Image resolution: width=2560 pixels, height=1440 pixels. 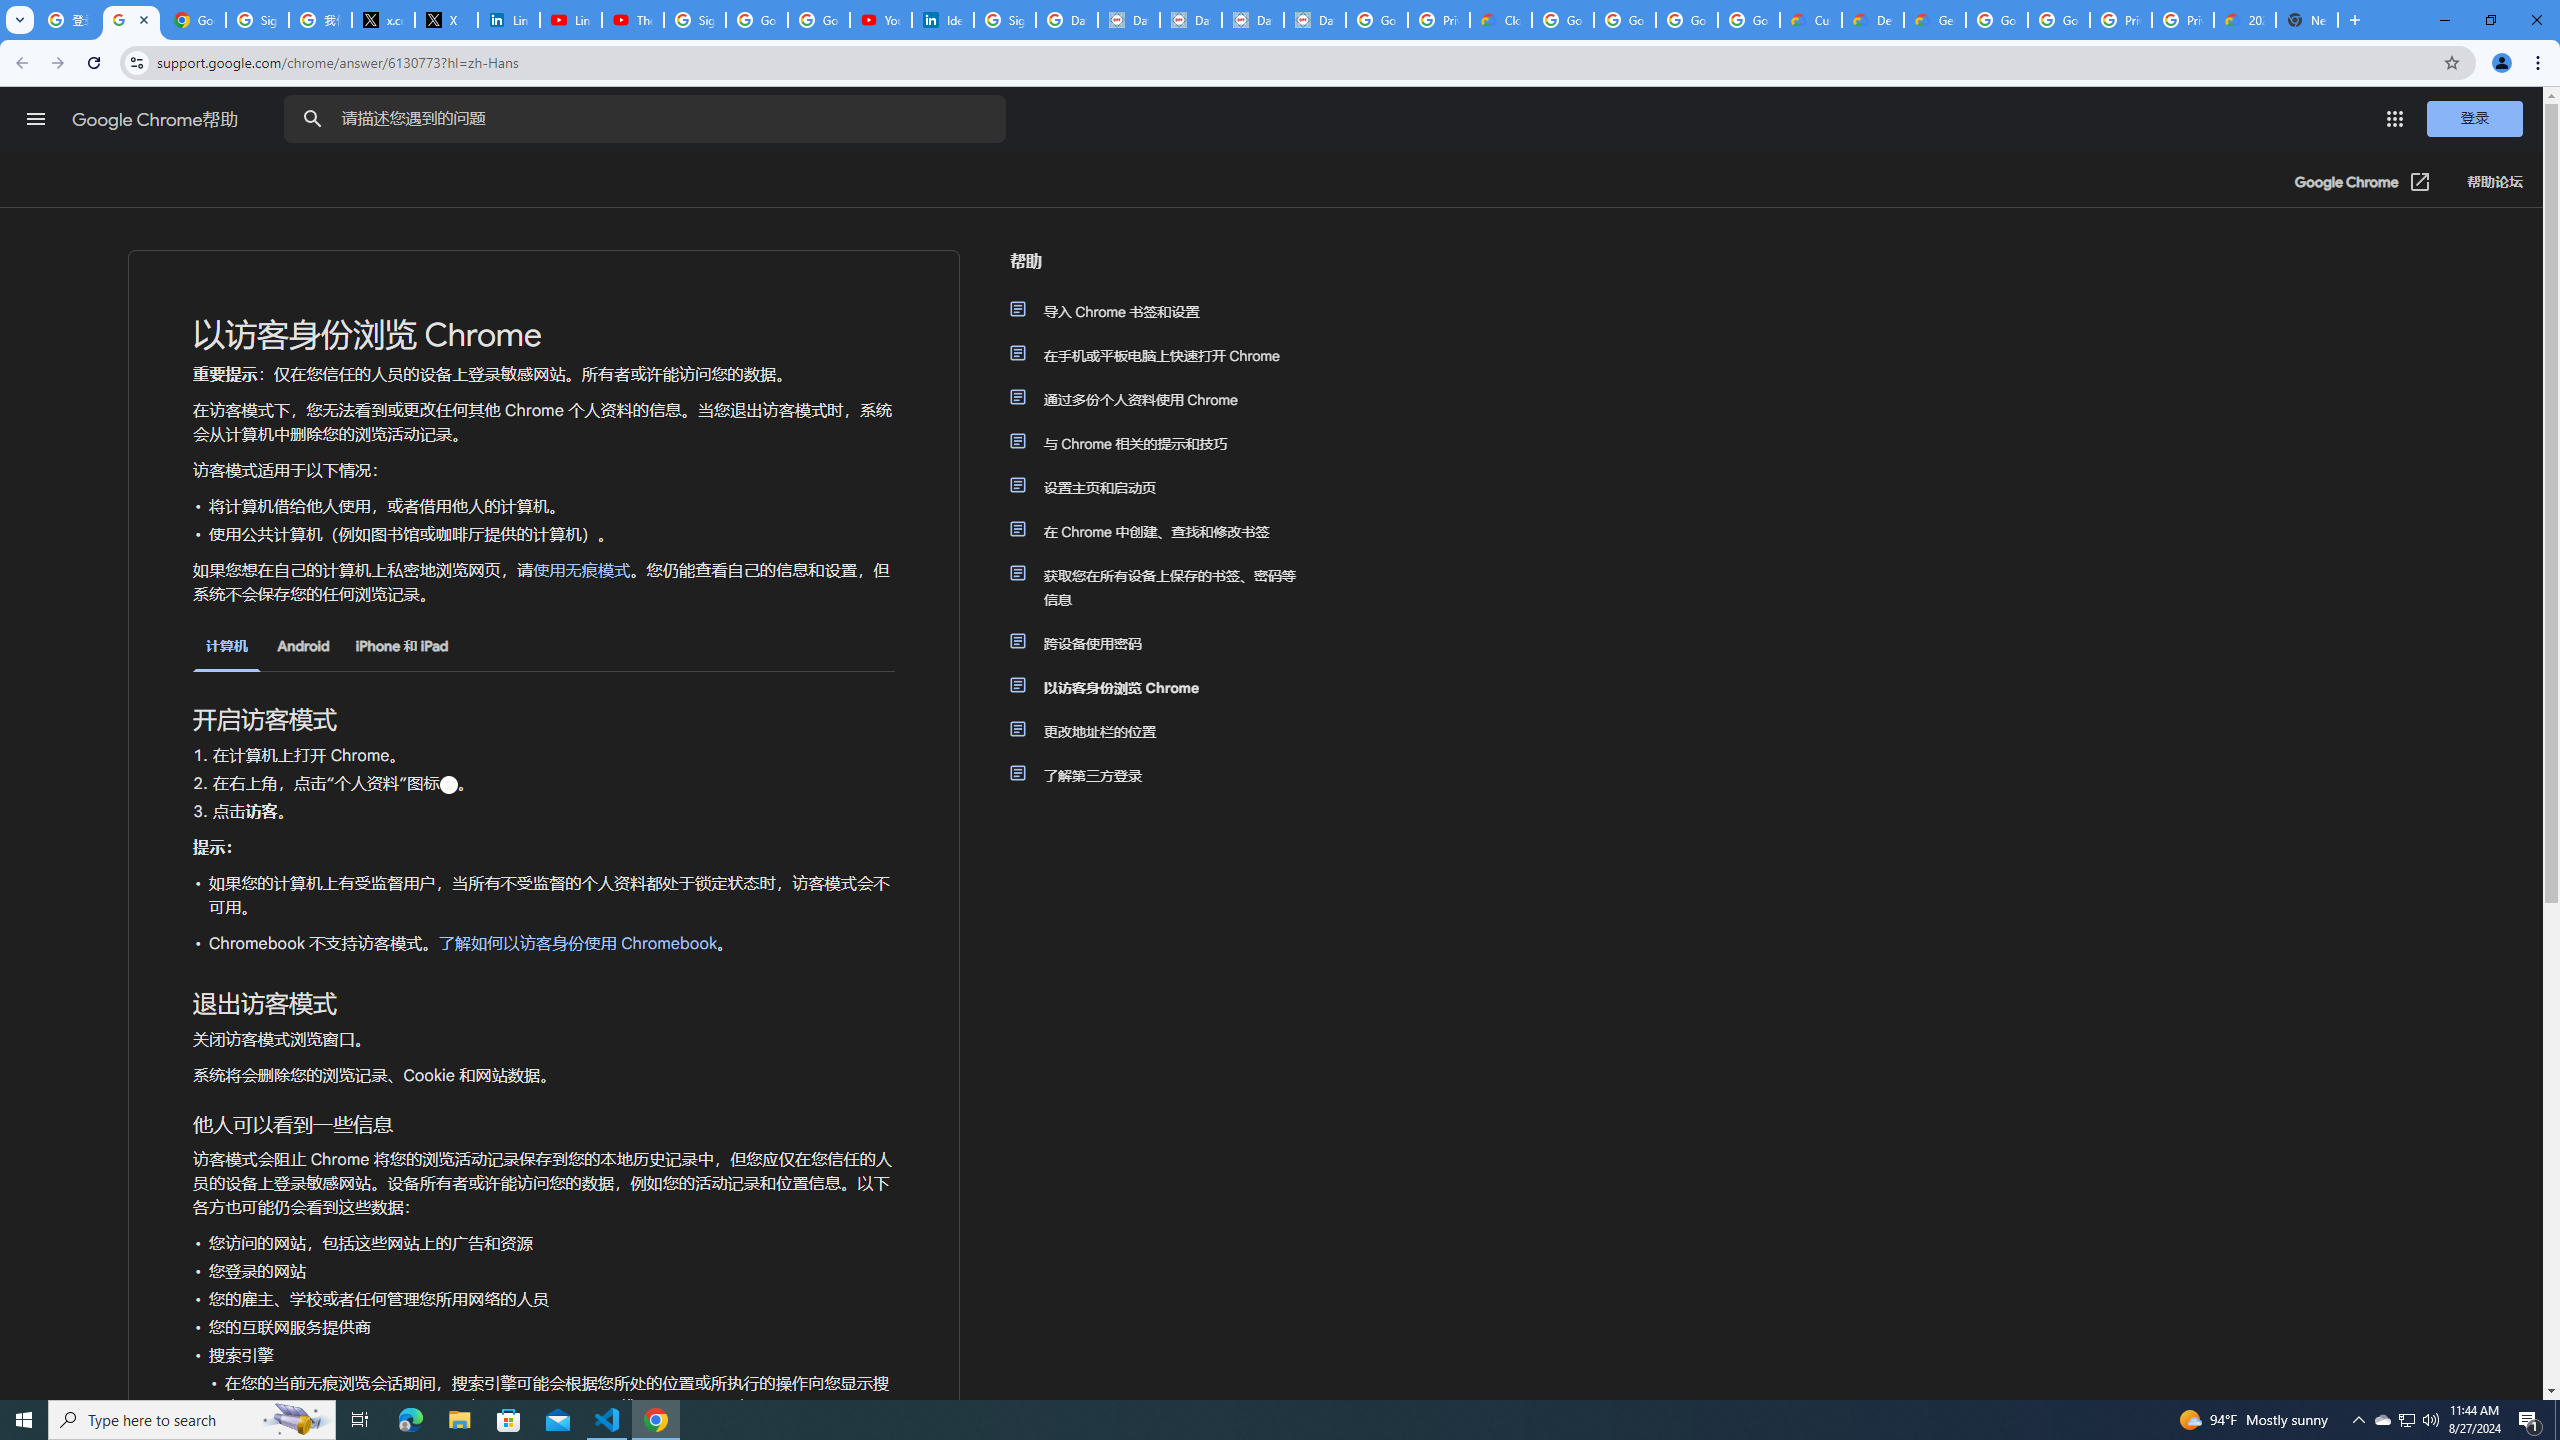 What do you see at coordinates (1748, 19) in the screenshot?
I see `'Google Workspace - Specific Terms'` at bounding box center [1748, 19].